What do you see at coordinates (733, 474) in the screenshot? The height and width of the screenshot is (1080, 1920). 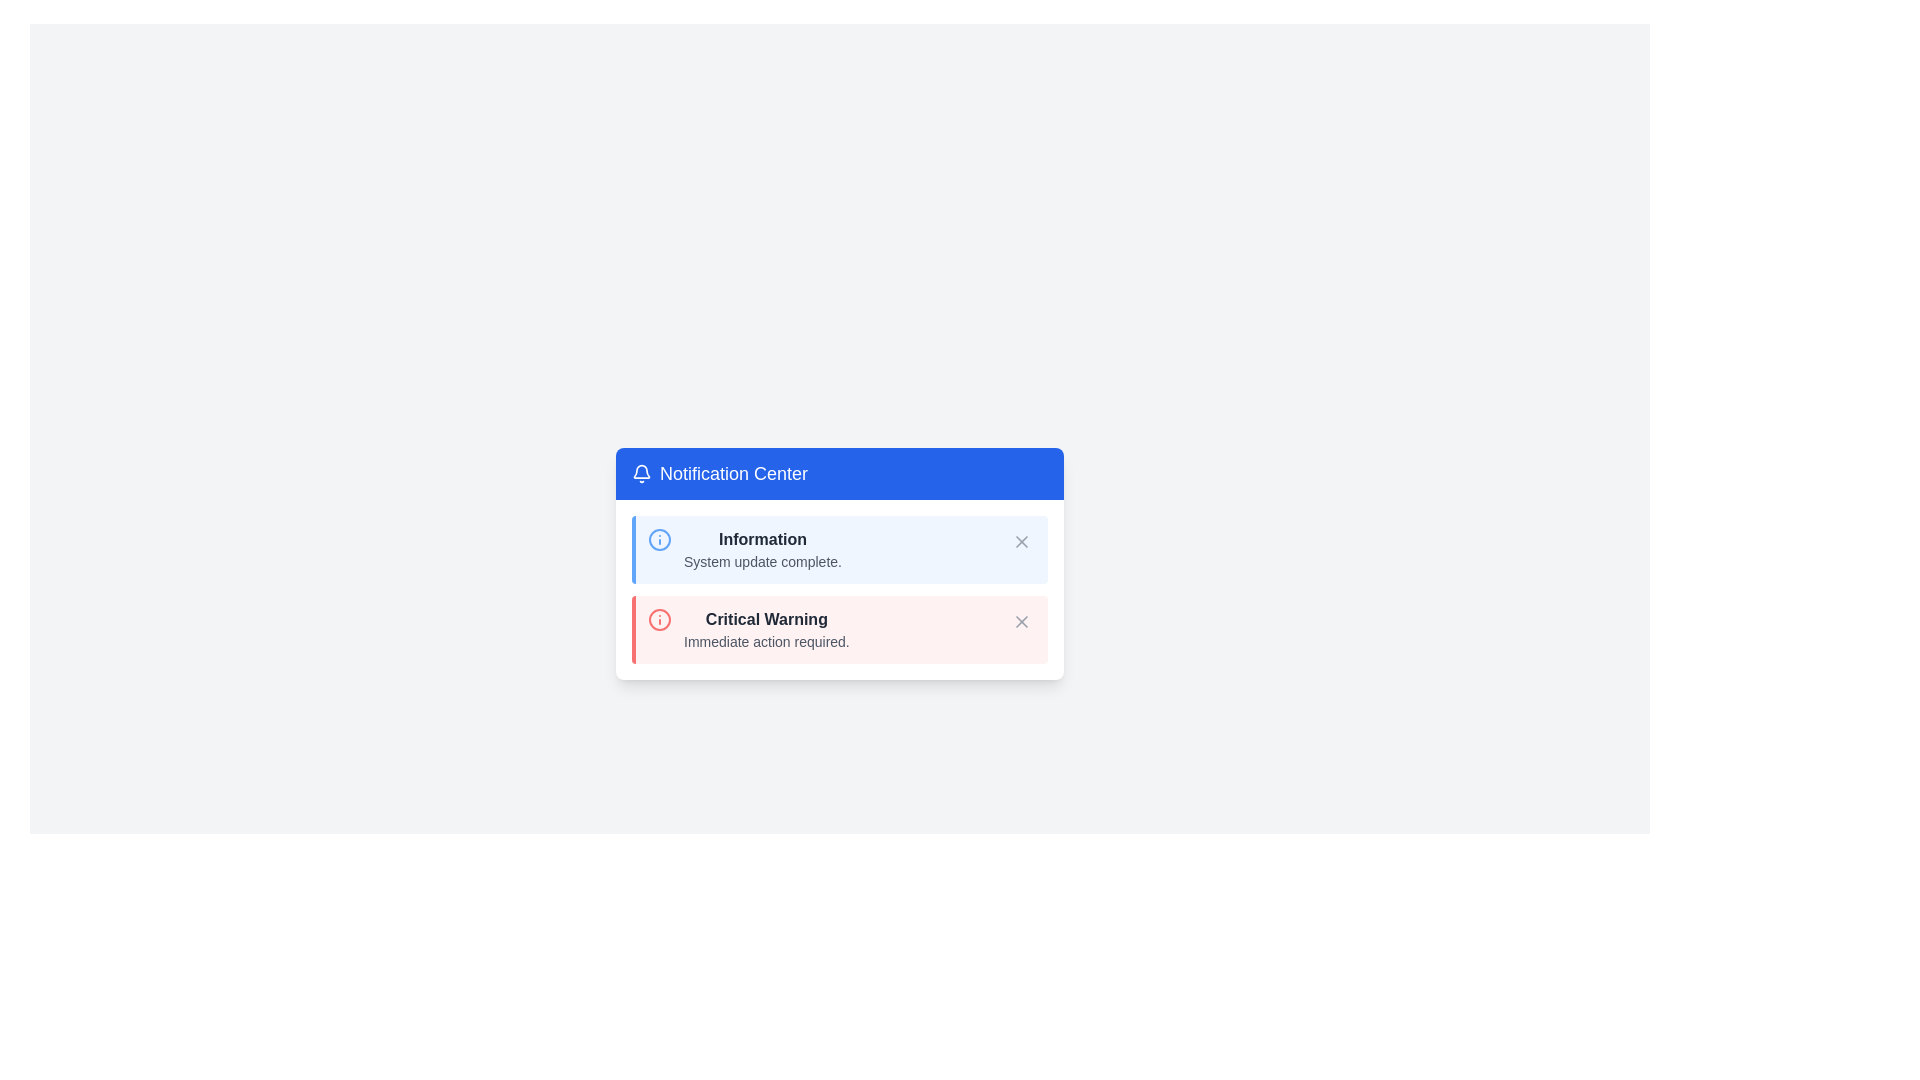 I see `text 'Notification Center' located on the left side of the blue header in the notification display area` at bounding box center [733, 474].